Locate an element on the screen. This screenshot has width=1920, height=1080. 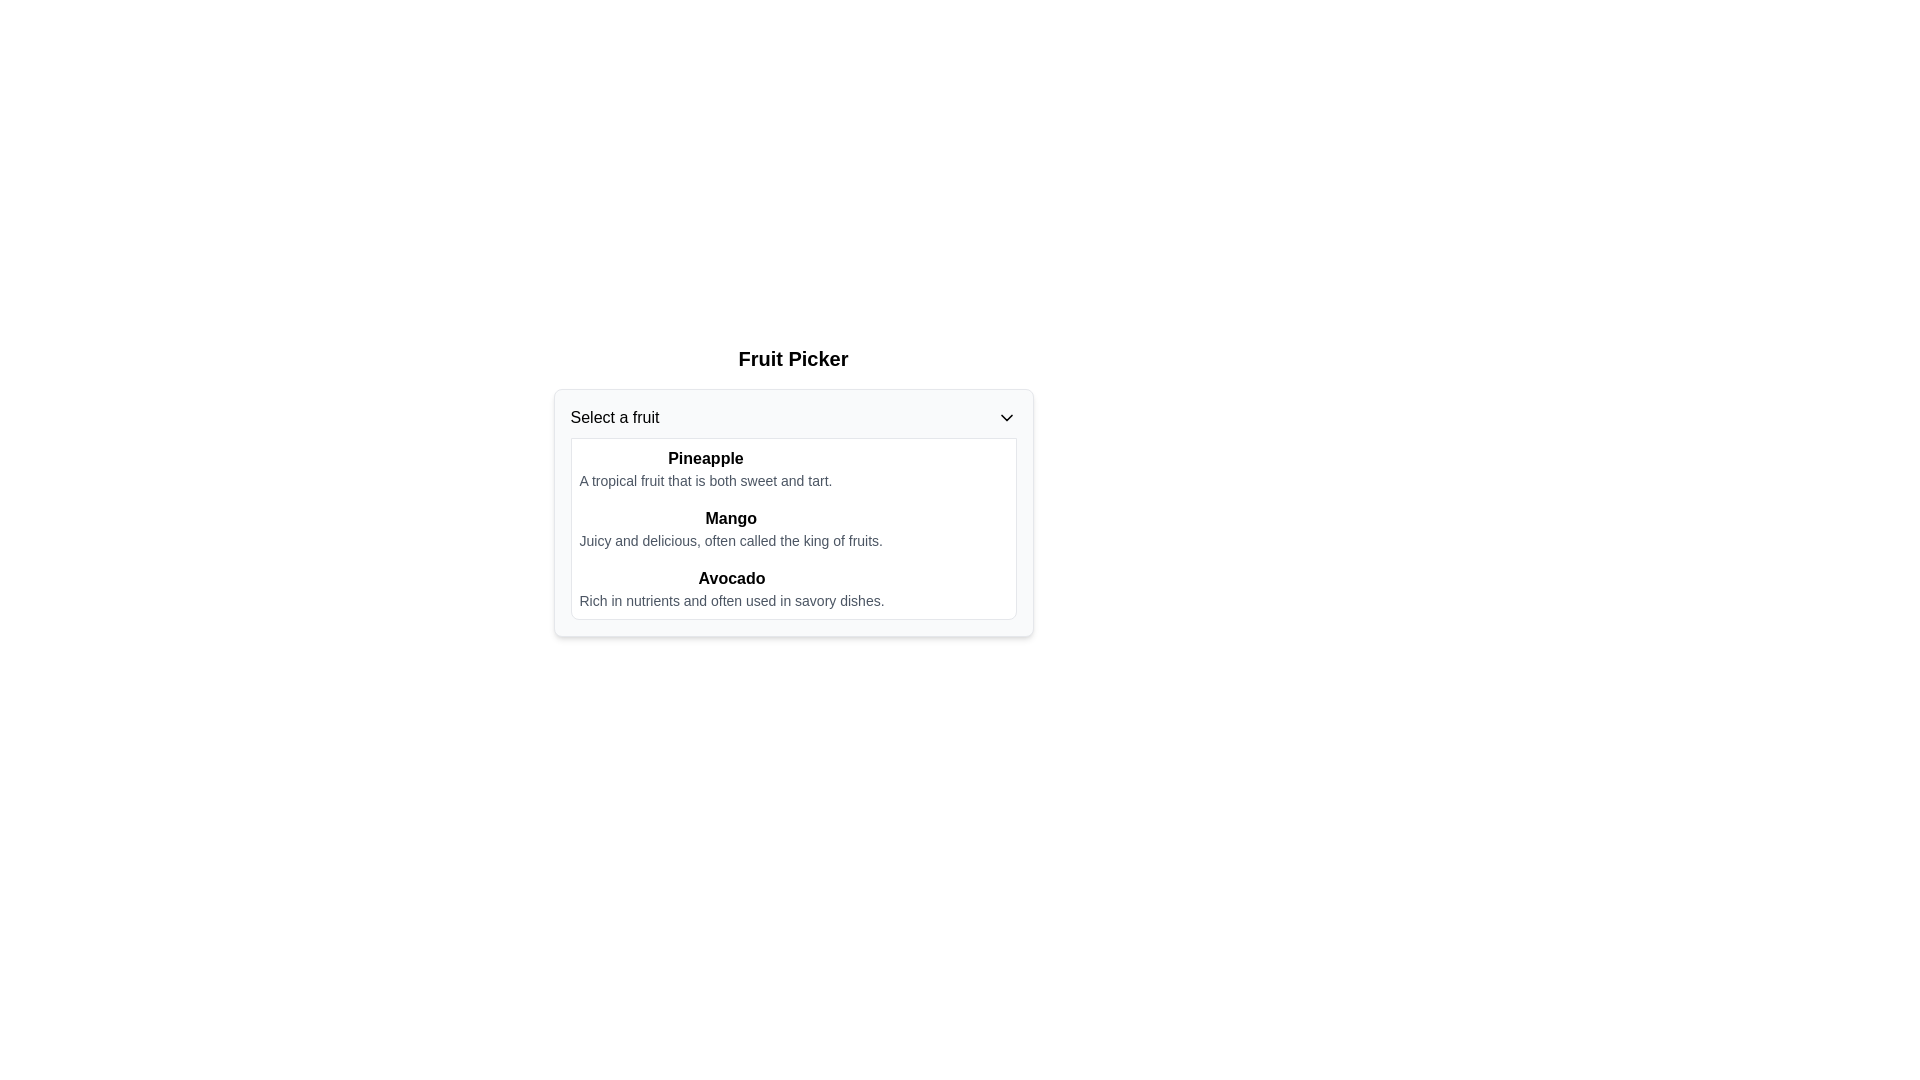
the first selectable list item labeled 'Pineapple' in the fruit picker interface is located at coordinates (792, 469).